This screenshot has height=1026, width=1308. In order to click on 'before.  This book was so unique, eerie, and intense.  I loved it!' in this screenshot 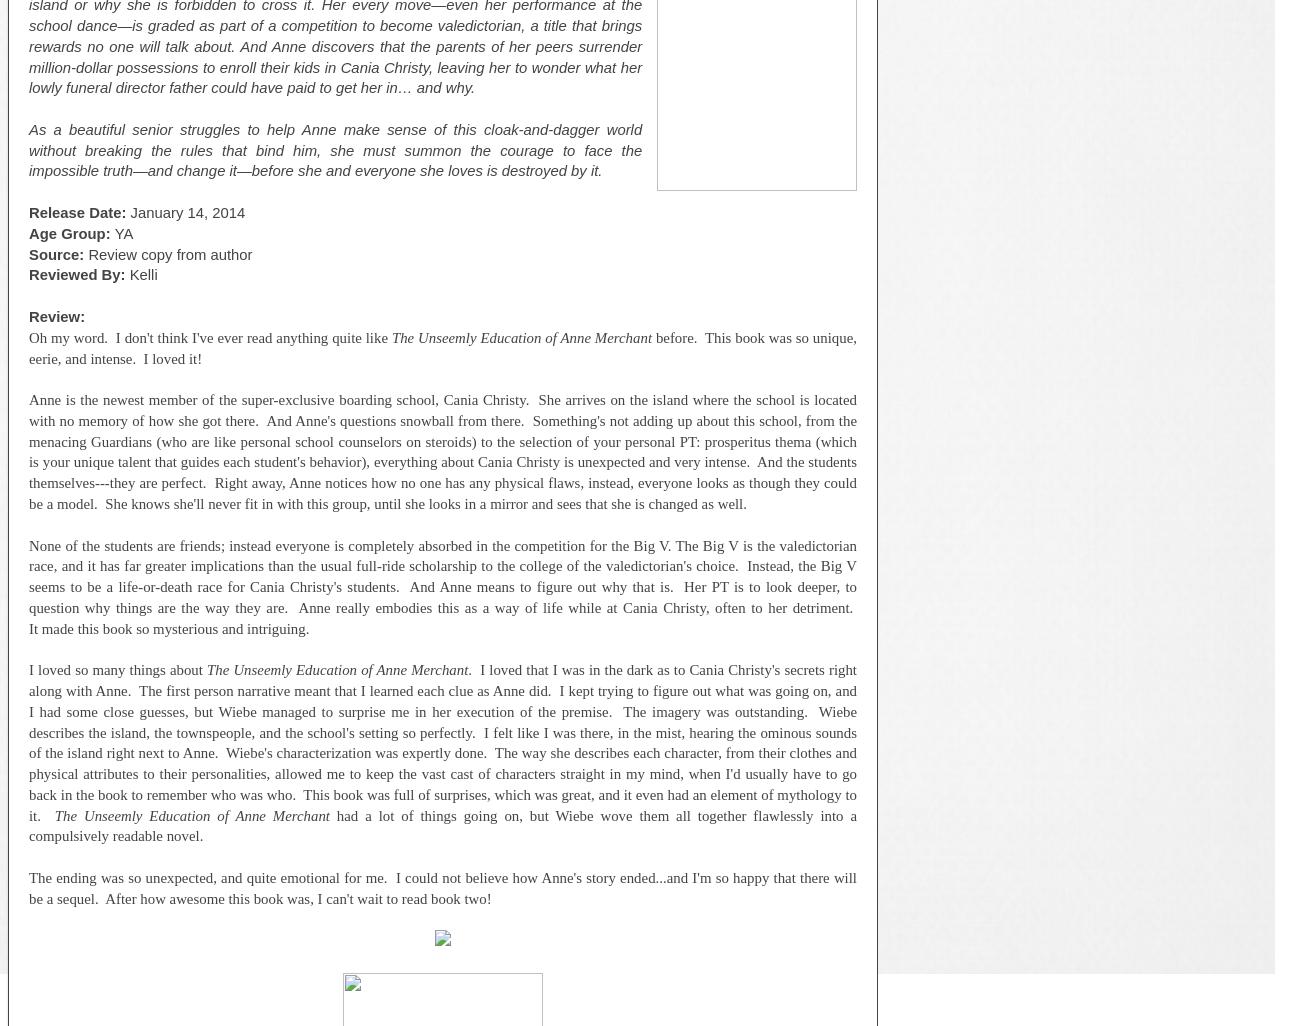, I will do `click(442, 347)`.